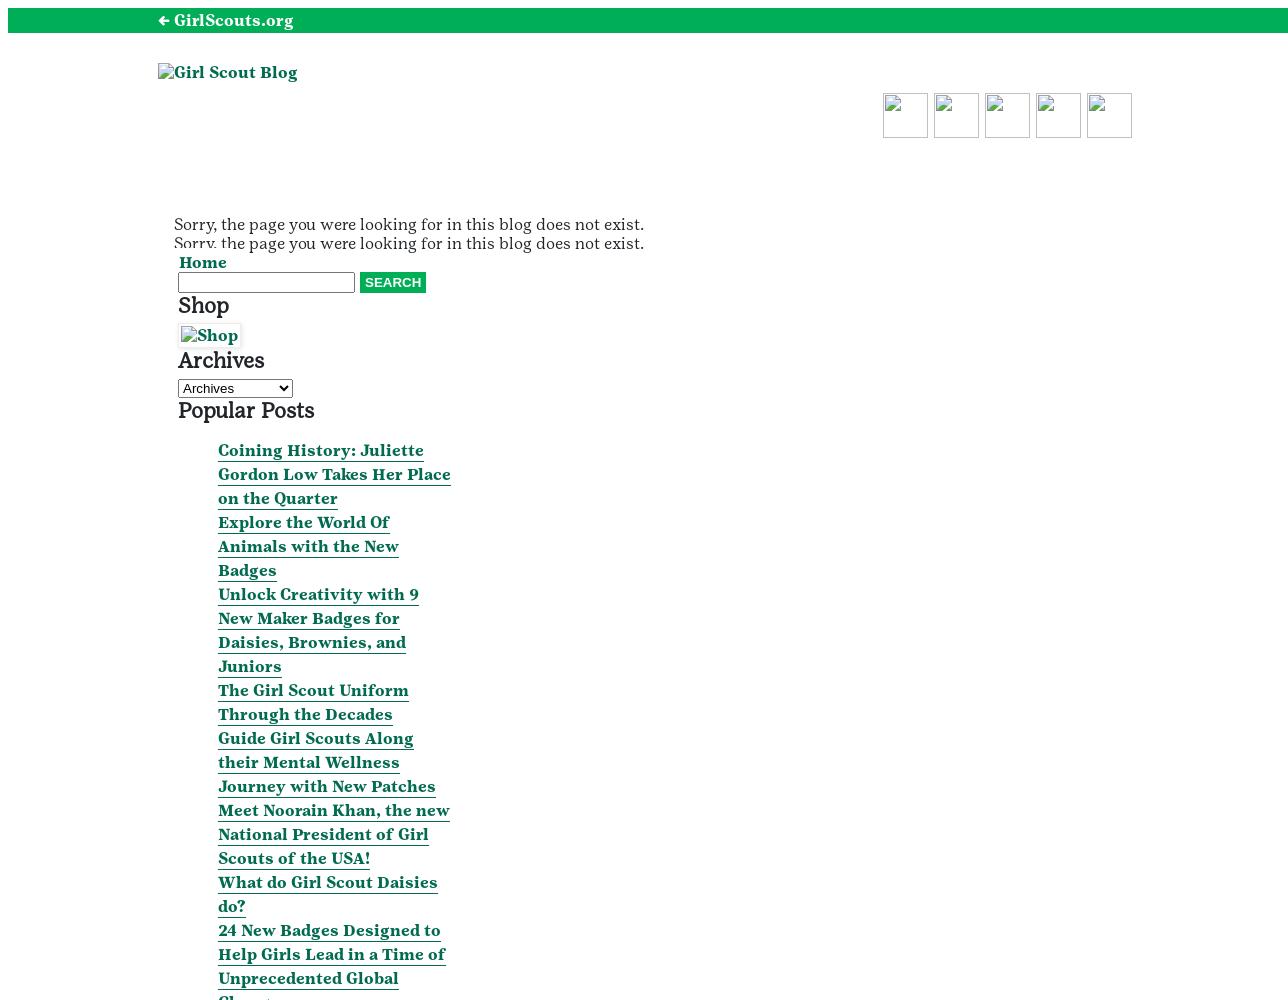 The height and width of the screenshot is (1000, 1288). What do you see at coordinates (217, 629) in the screenshot?
I see `'Unlock Creativity with 9 New Maker Badges for Daisies, Brownies, and Juniors'` at bounding box center [217, 629].